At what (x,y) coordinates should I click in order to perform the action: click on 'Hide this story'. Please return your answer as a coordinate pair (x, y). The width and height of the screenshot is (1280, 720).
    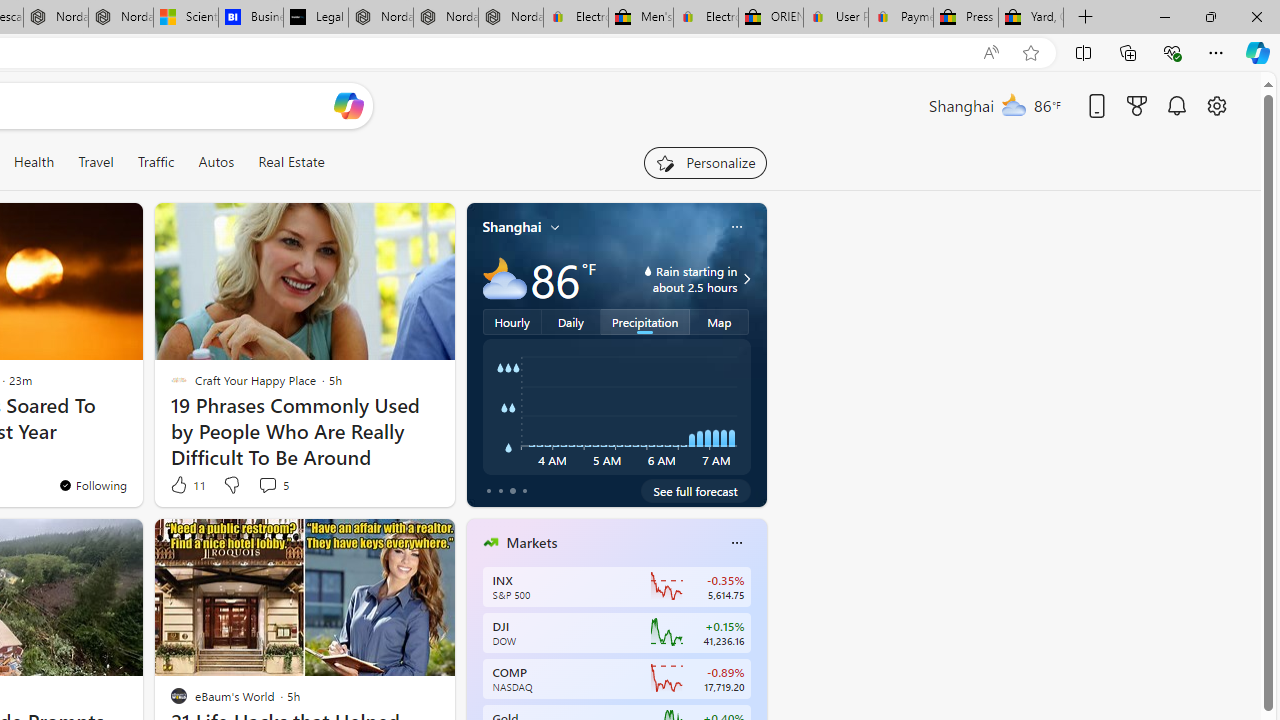
    Looking at the image, I should click on (394, 542).